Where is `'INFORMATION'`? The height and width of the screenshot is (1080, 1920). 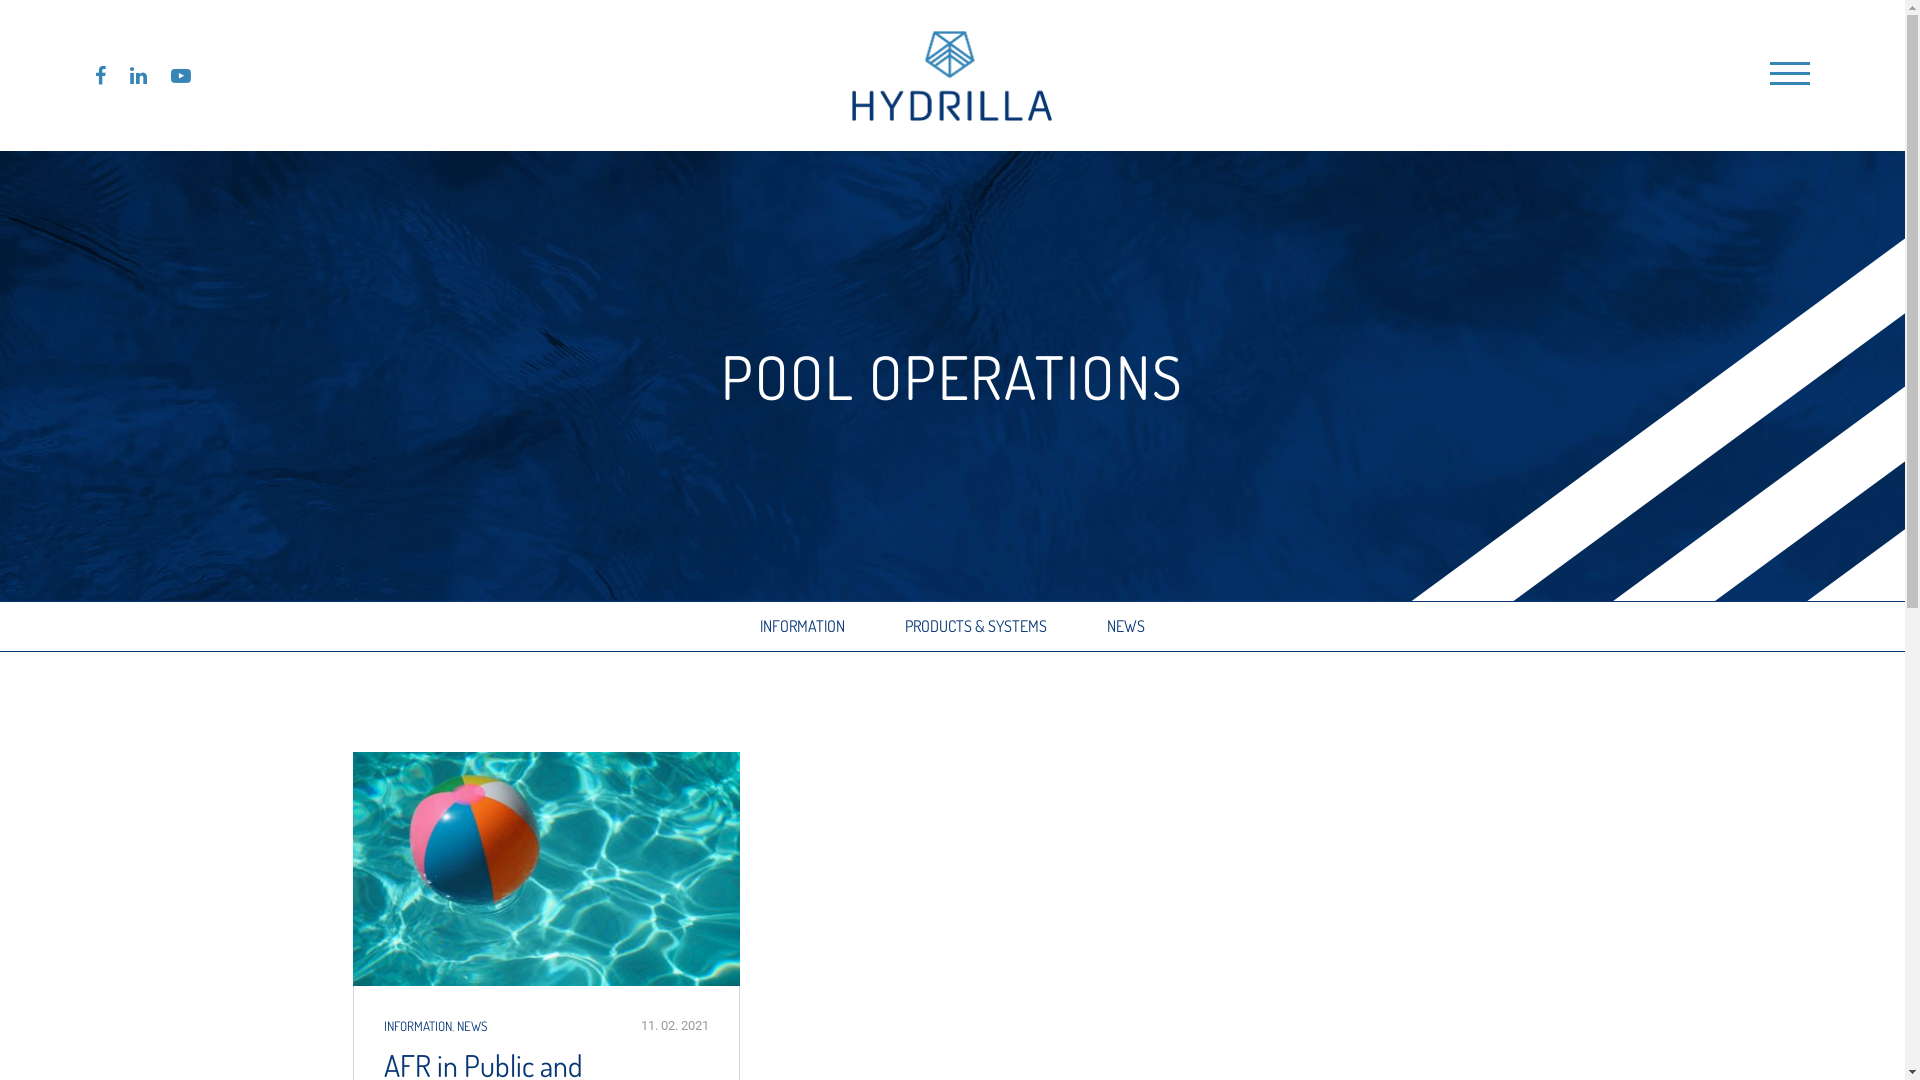
'INFORMATION' is located at coordinates (416, 1026).